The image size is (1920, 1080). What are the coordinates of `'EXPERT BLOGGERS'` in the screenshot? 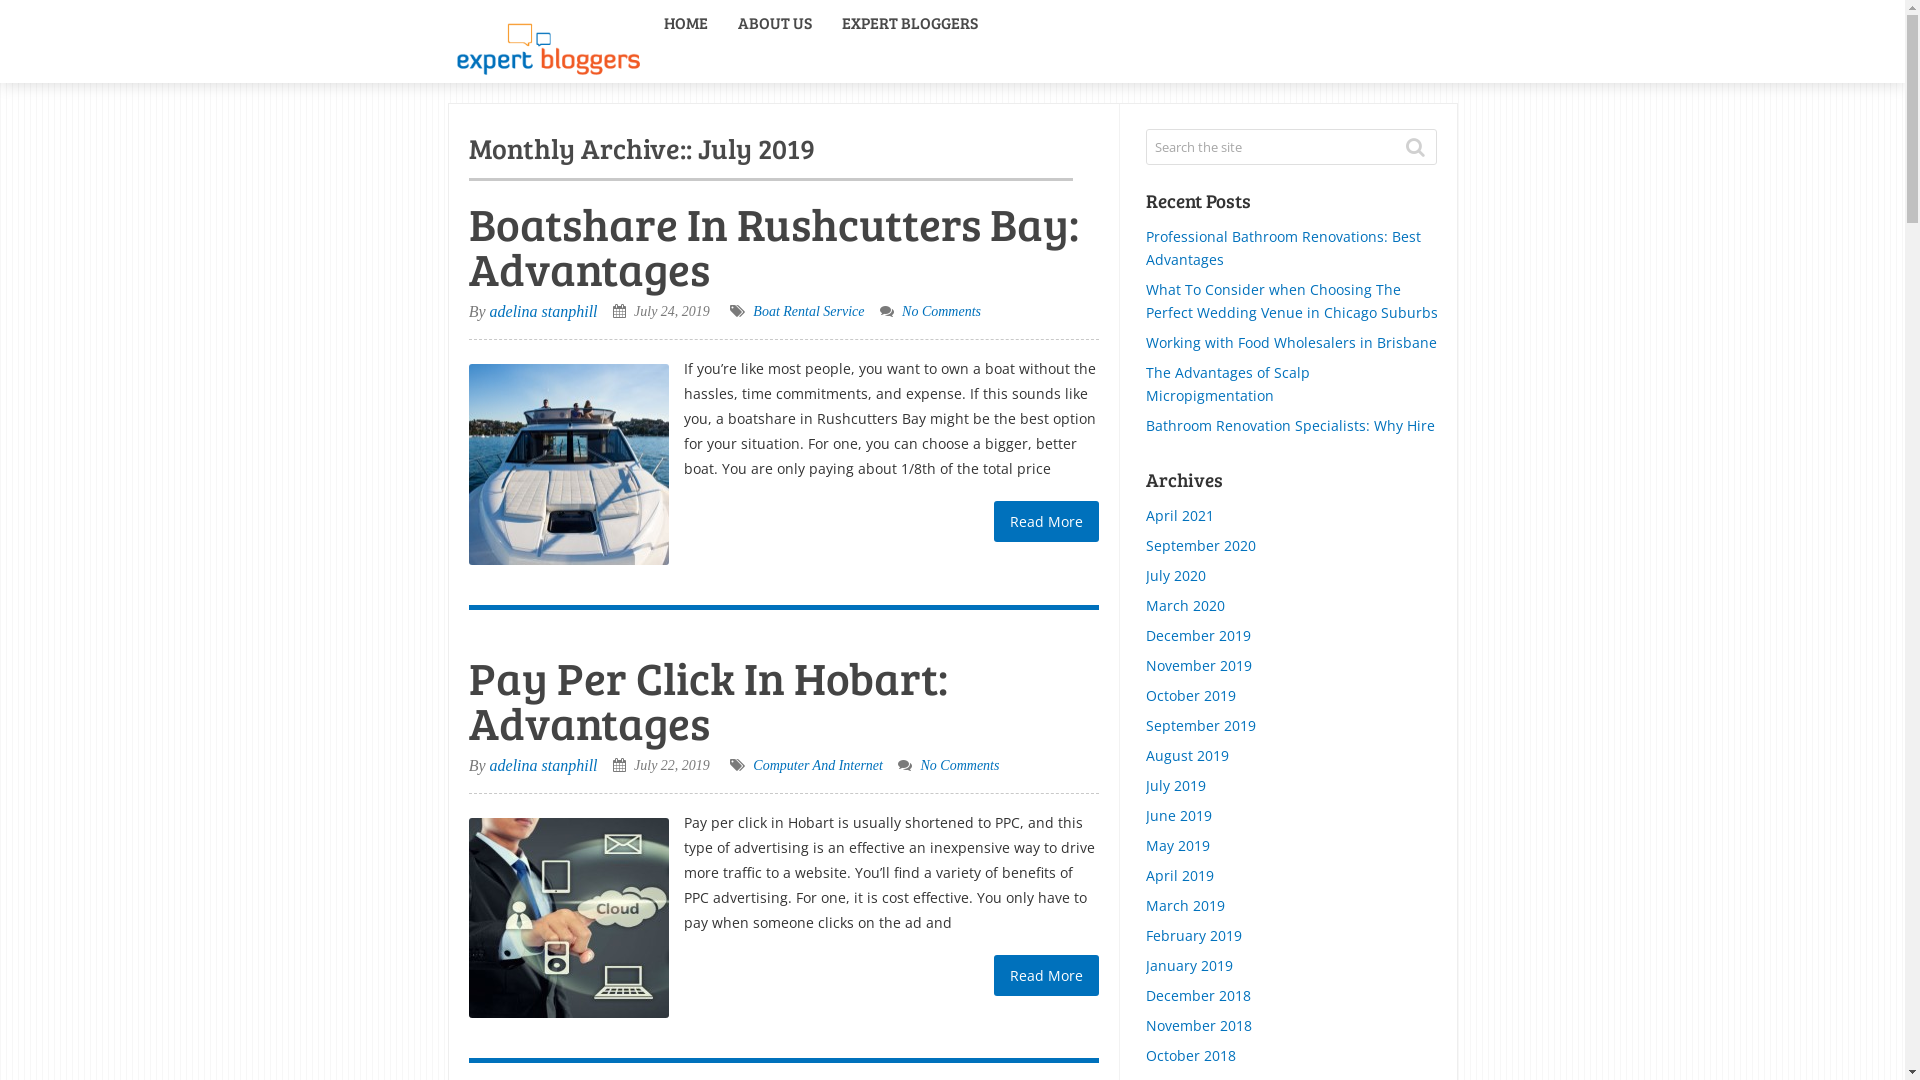 It's located at (825, 22).